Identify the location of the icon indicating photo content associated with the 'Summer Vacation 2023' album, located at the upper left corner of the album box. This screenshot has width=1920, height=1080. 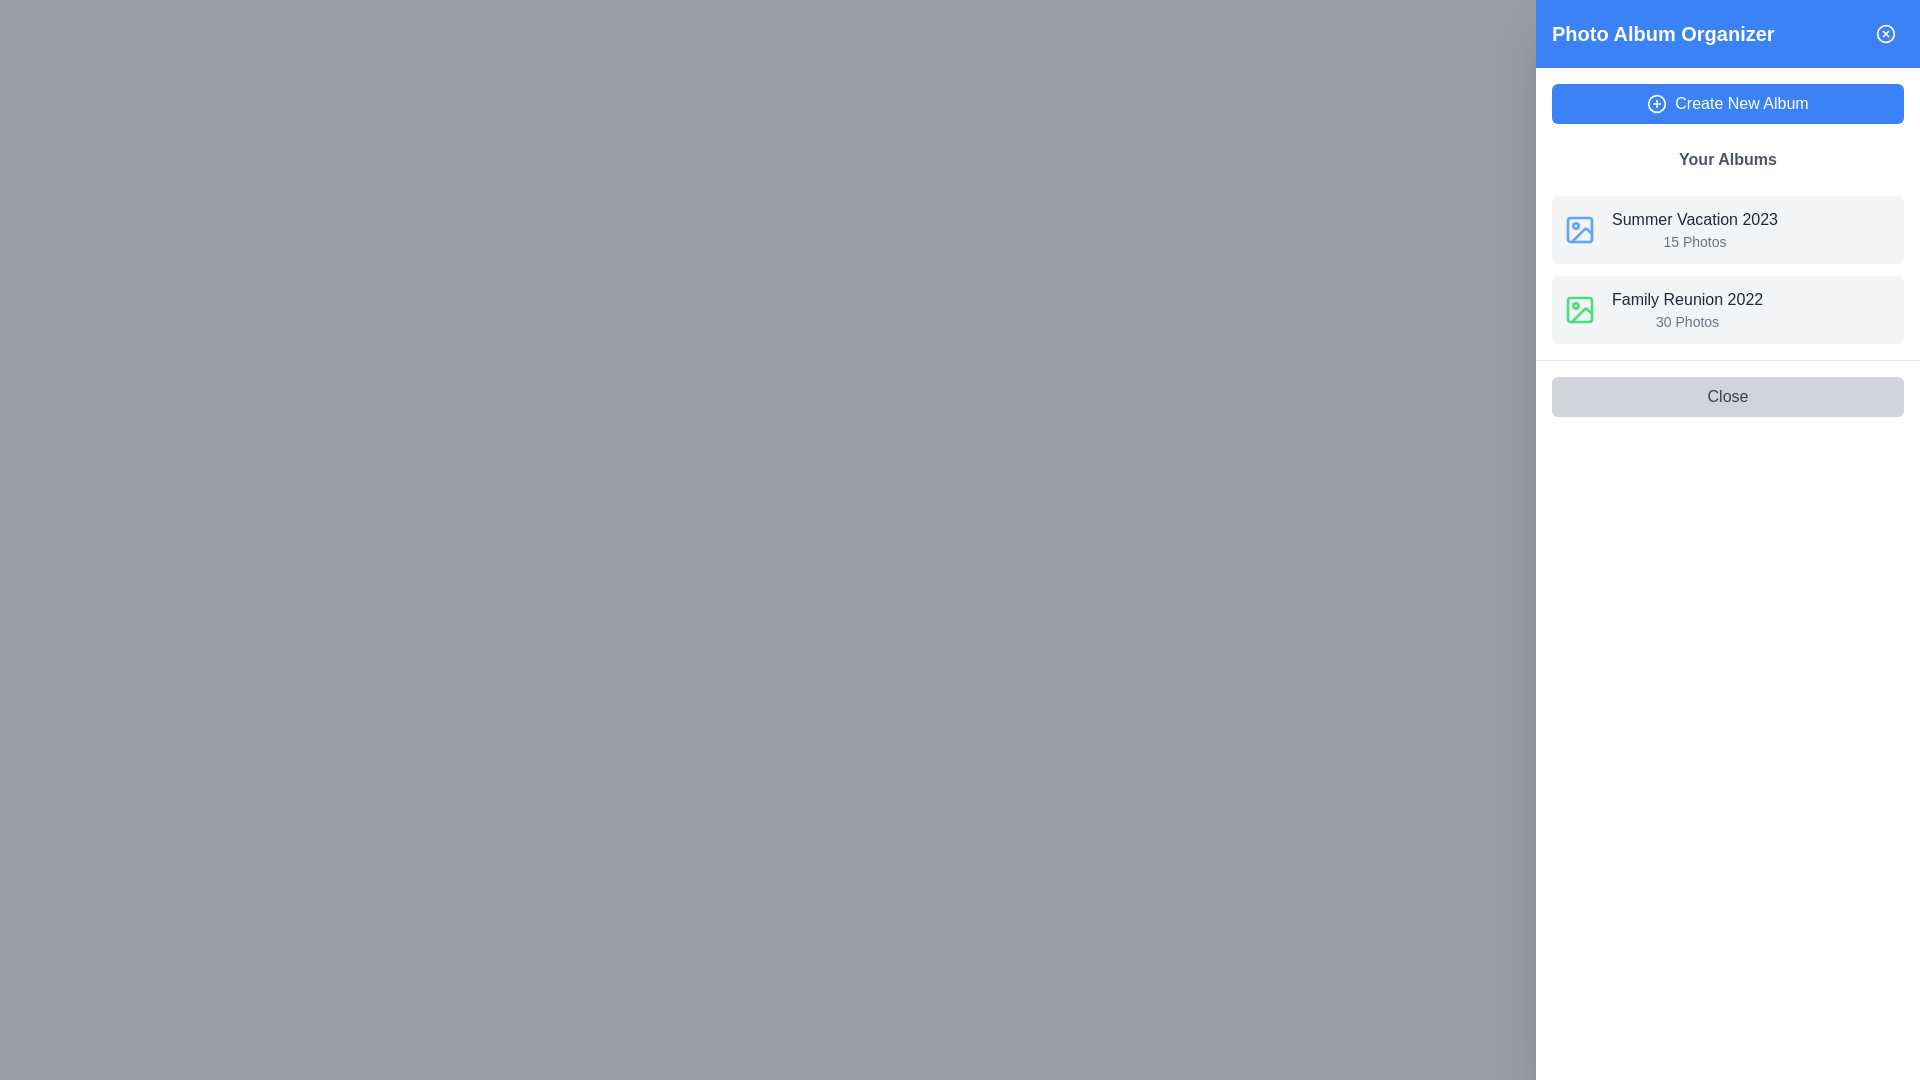
(1578, 229).